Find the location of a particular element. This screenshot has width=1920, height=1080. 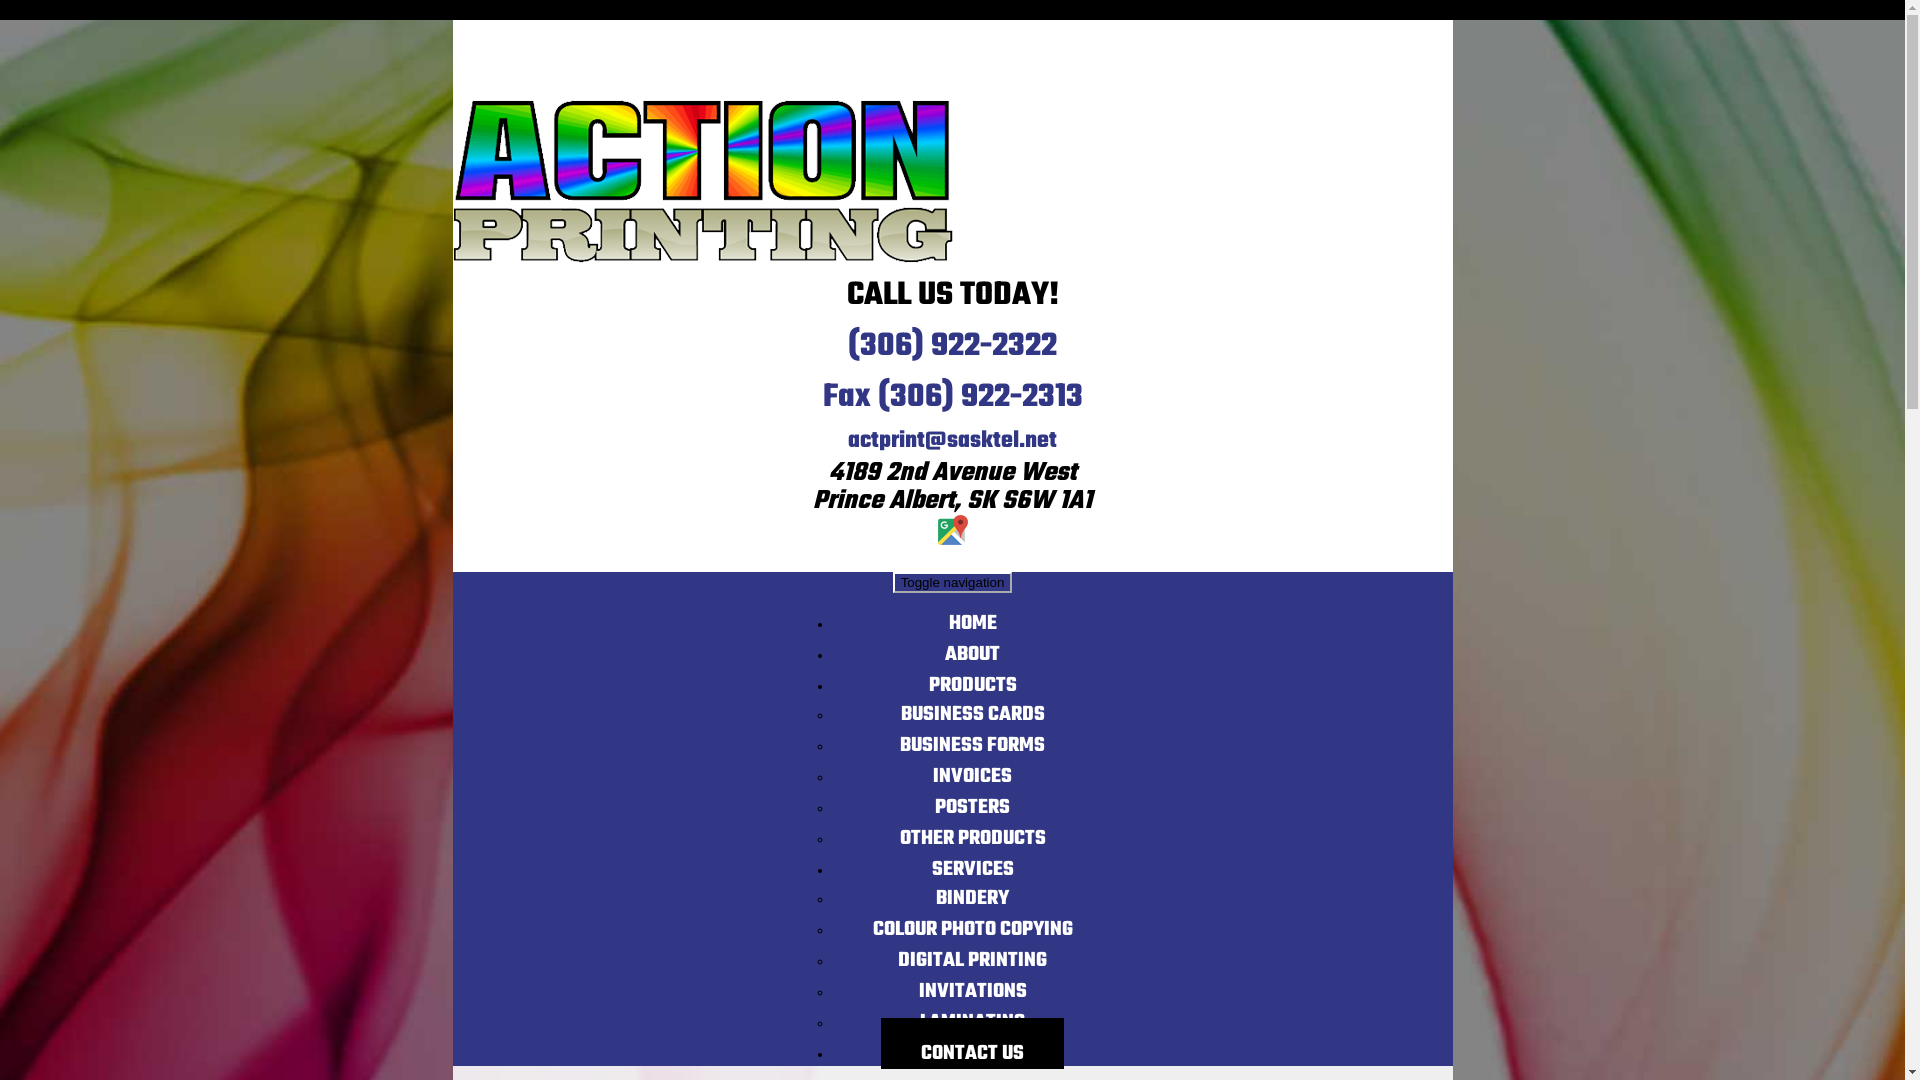

'DIGITAL PRINTING' is located at coordinates (858, 949).